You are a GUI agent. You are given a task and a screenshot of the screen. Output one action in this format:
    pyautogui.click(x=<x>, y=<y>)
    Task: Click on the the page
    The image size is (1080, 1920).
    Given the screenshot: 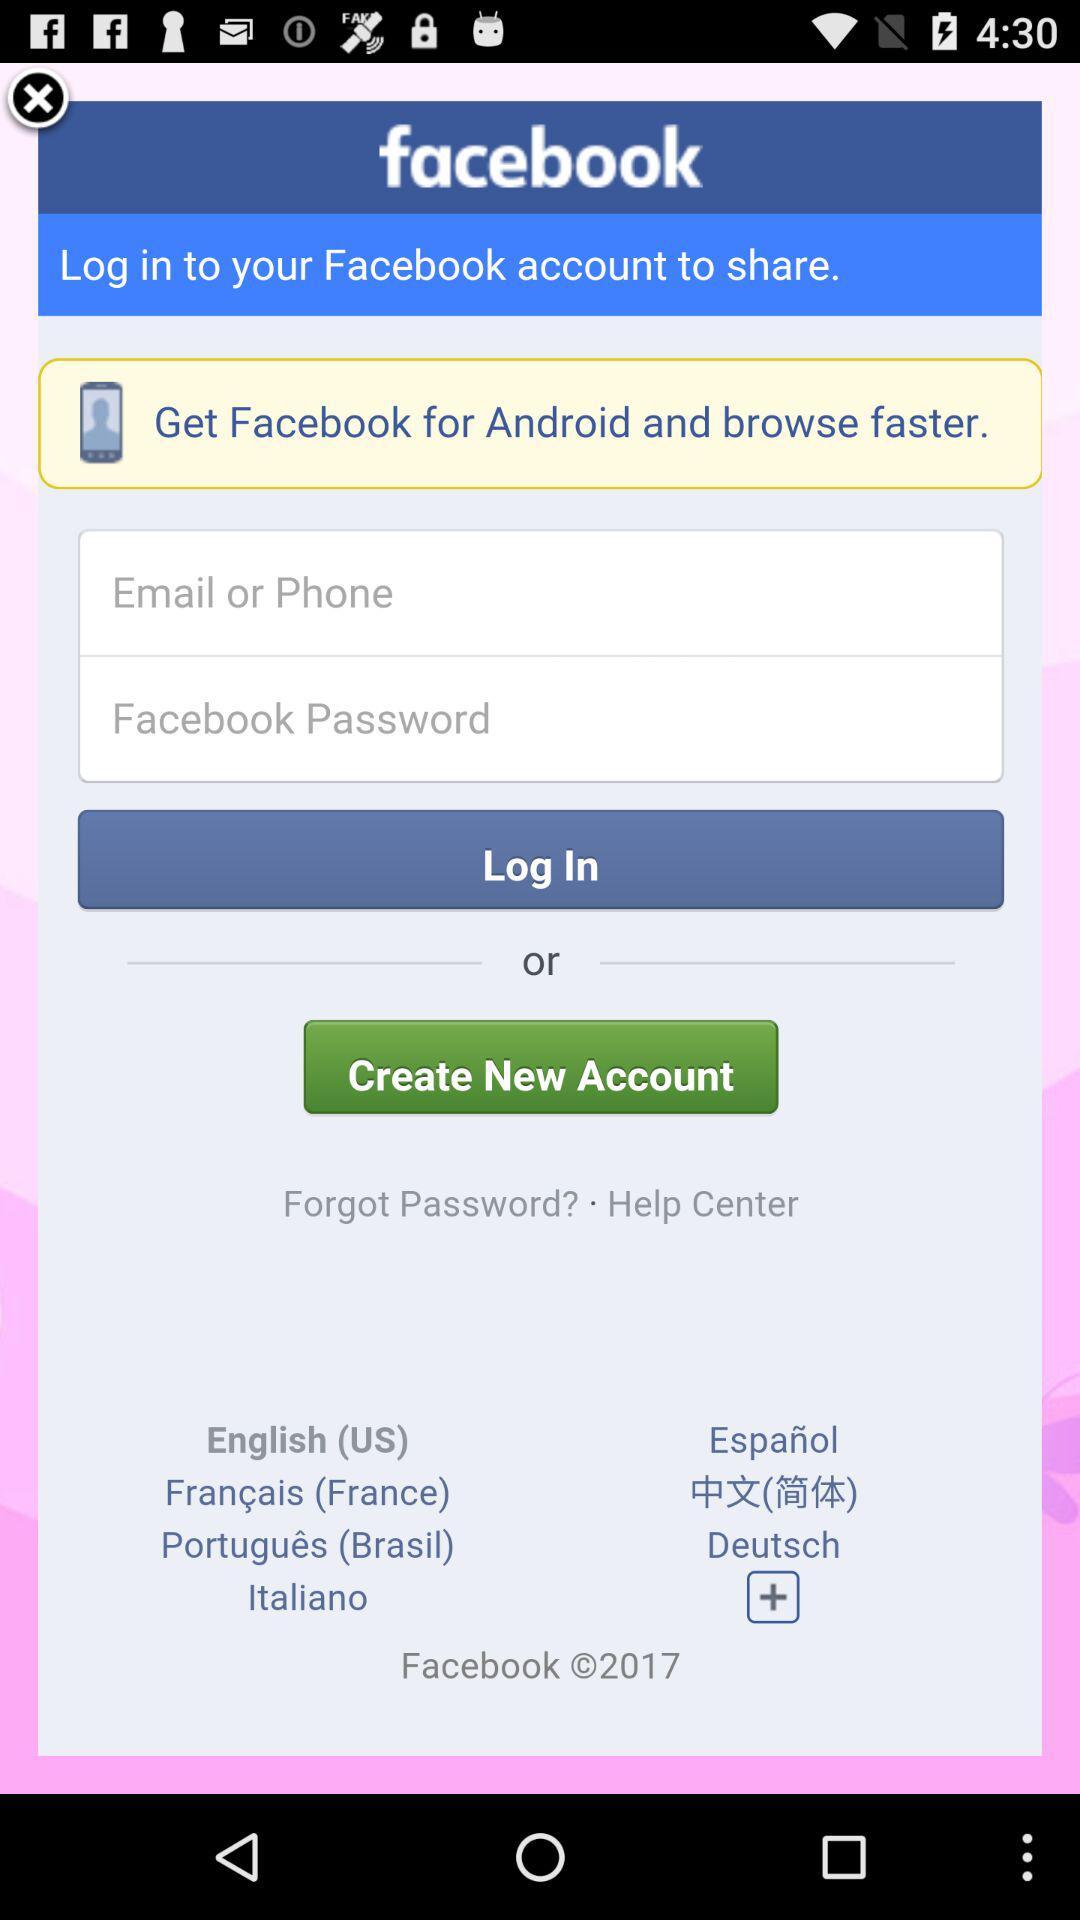 What is the action you would take?
    pyautogui.click(x=38, y=100)
    